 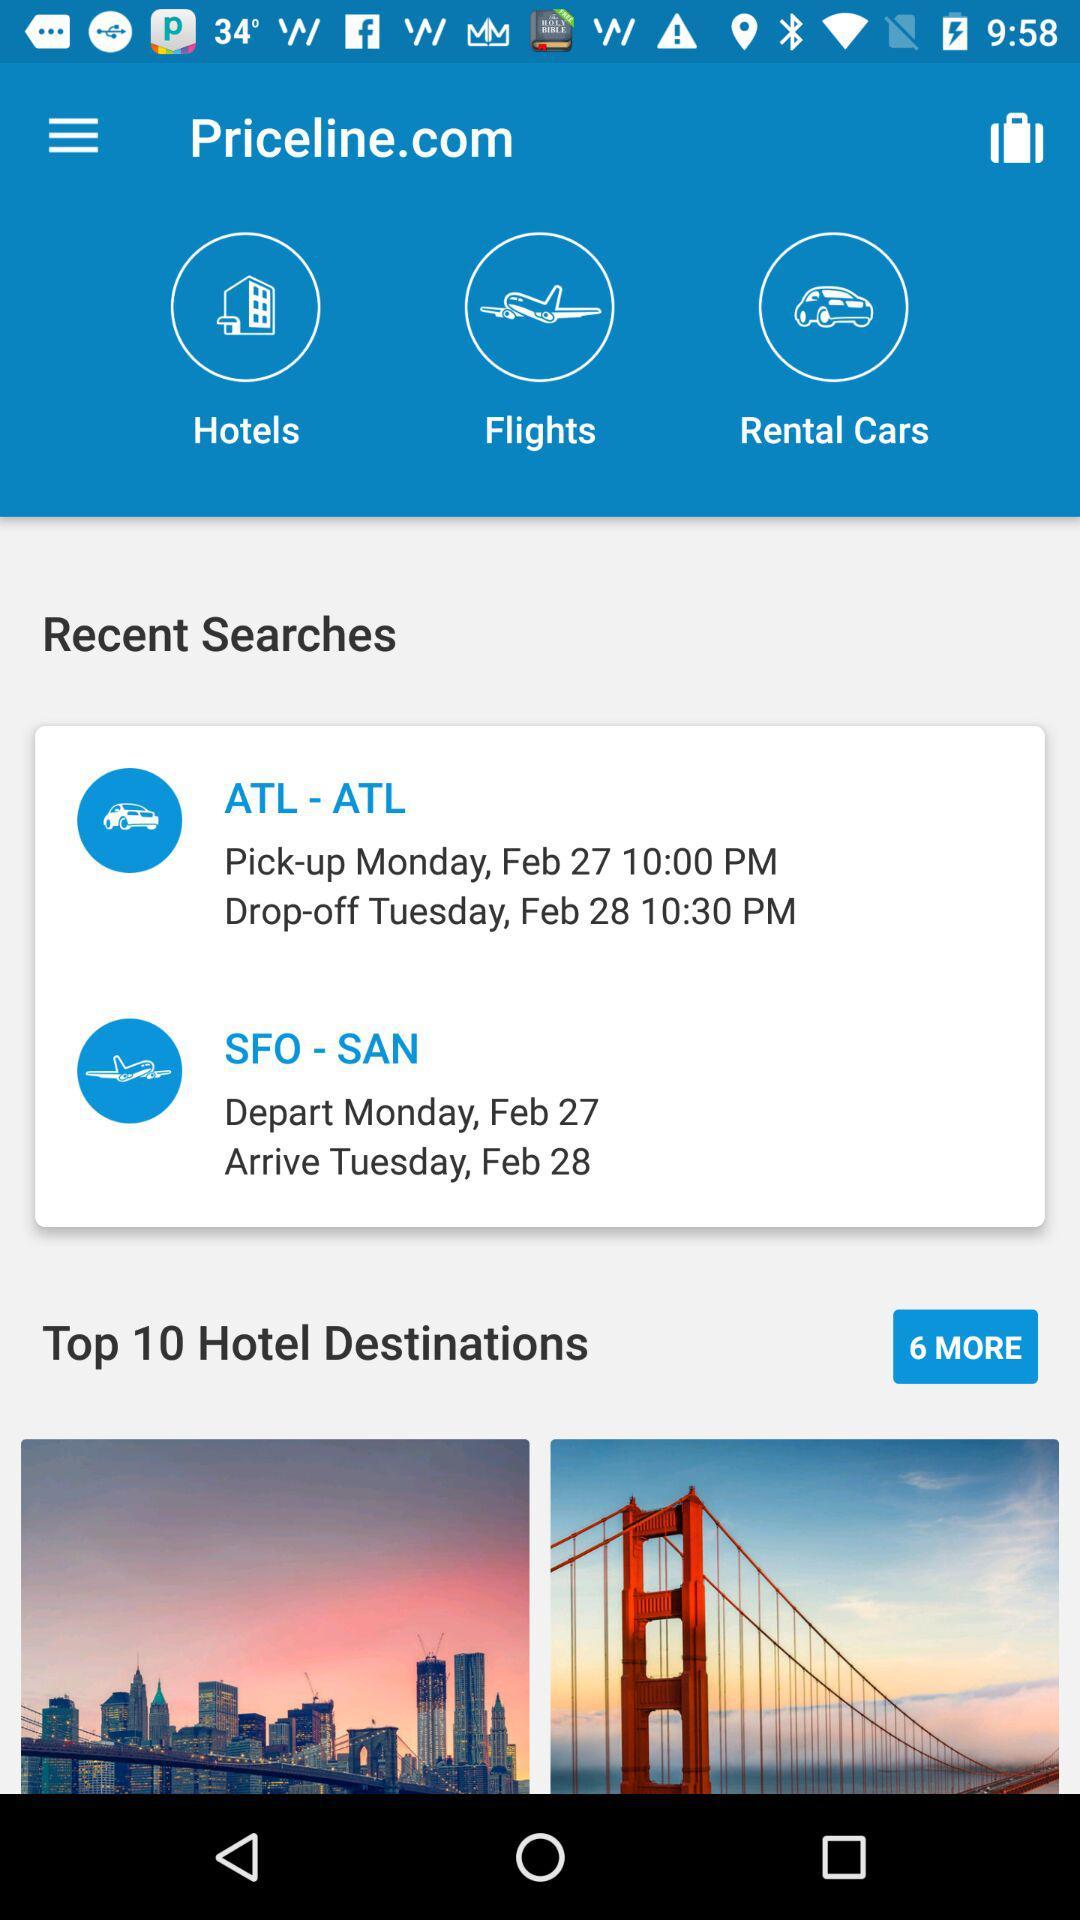 What do you see at coordinates (964, 1346) in the screenshot?
I see `item below rental cars item` at bounding box center [964, 1346].